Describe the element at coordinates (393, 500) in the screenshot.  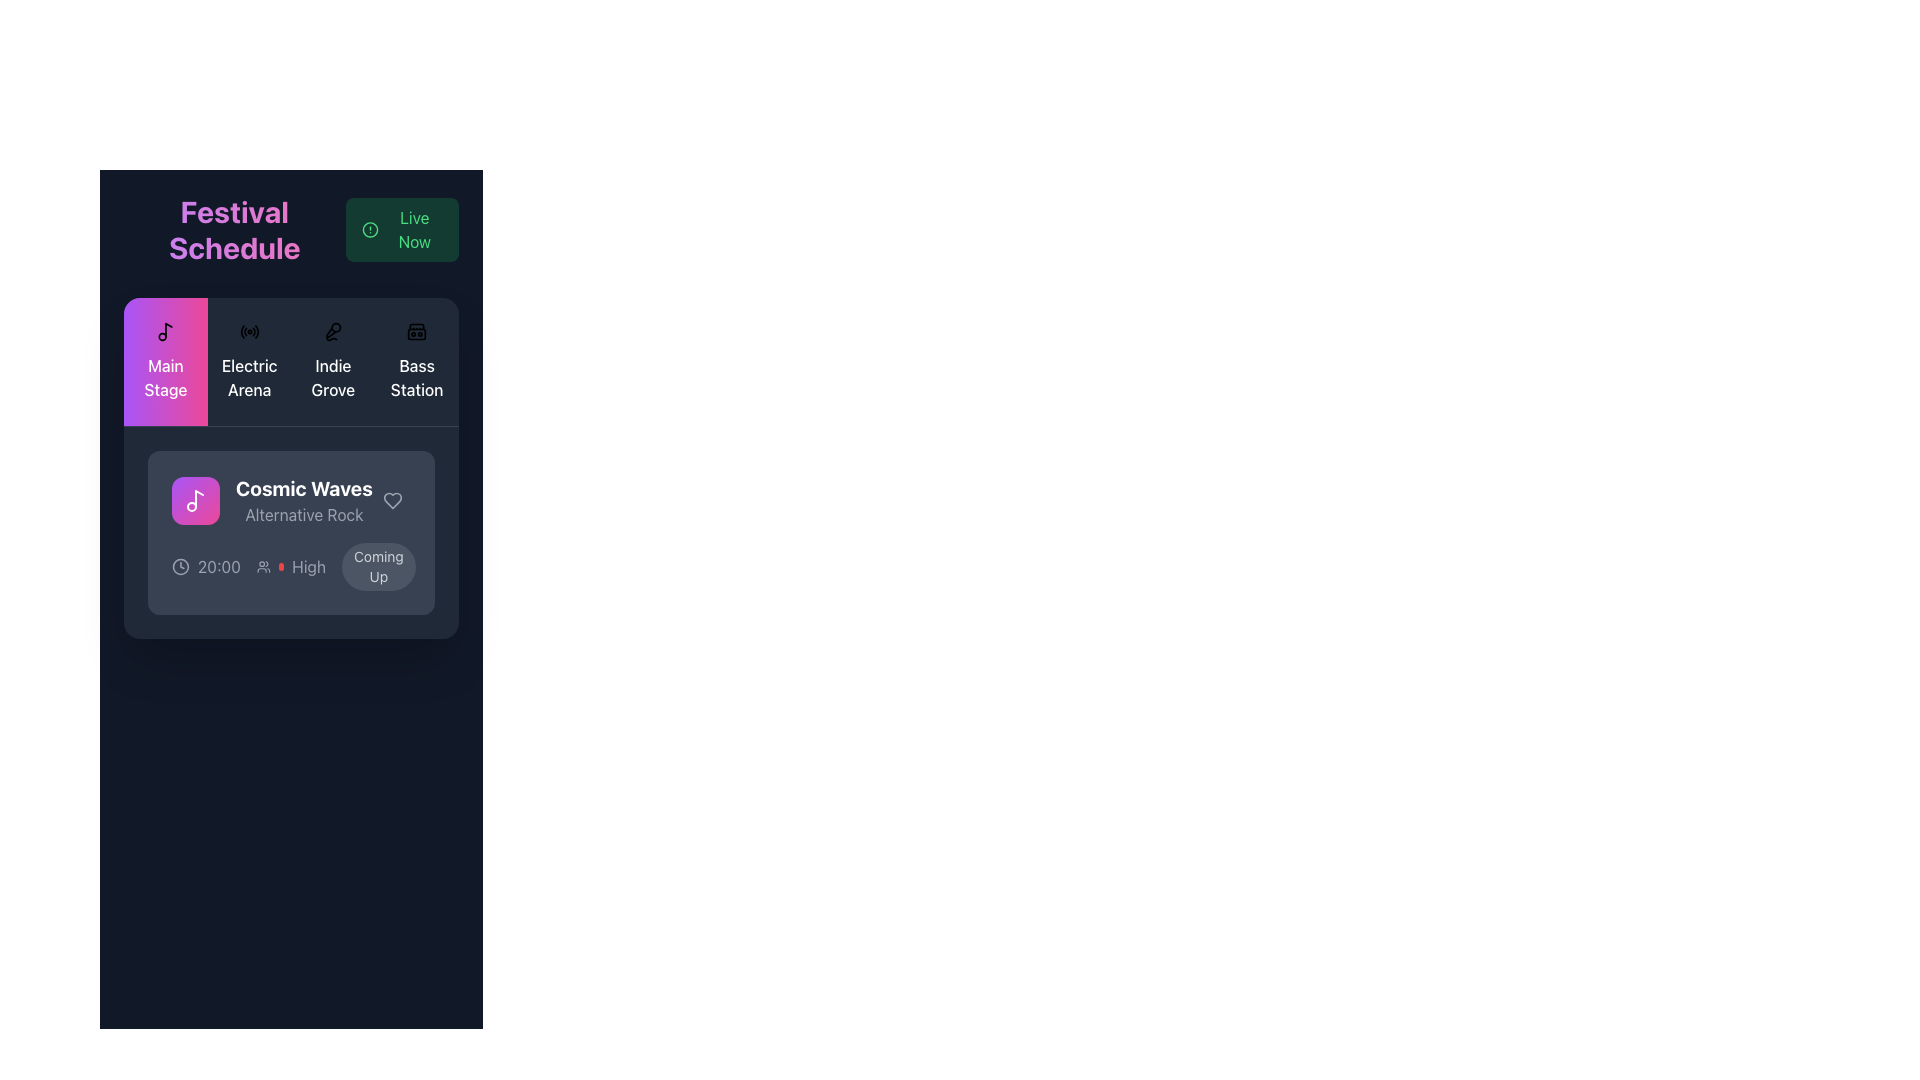
I see `the favorite button located at the far right of the card displaying 'Cosmic Waves' and 'Alternative Rock' to observe the hover effect` at that location.